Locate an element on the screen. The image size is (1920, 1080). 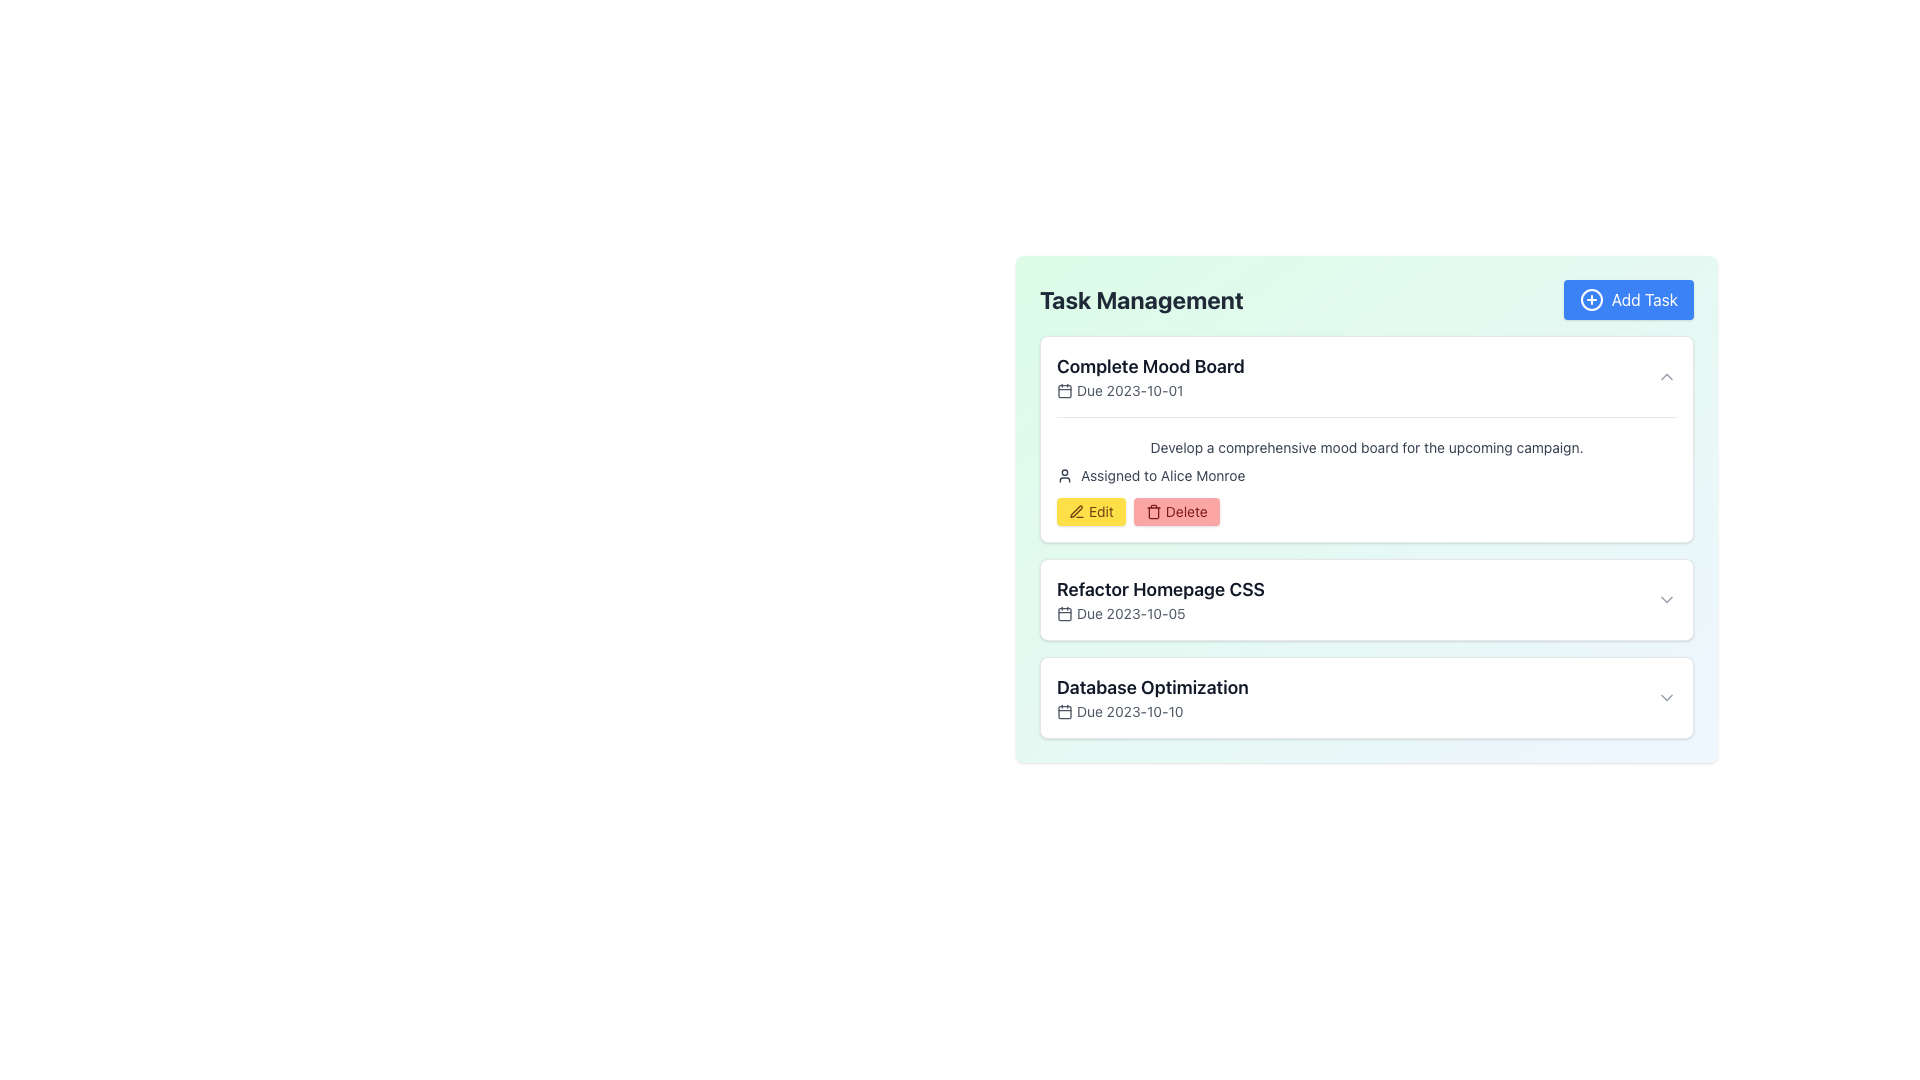
the rectangular shape with rounded corners within the SVG calendar icon, indicating a highlighted event is located at coordinates (1064, 612).